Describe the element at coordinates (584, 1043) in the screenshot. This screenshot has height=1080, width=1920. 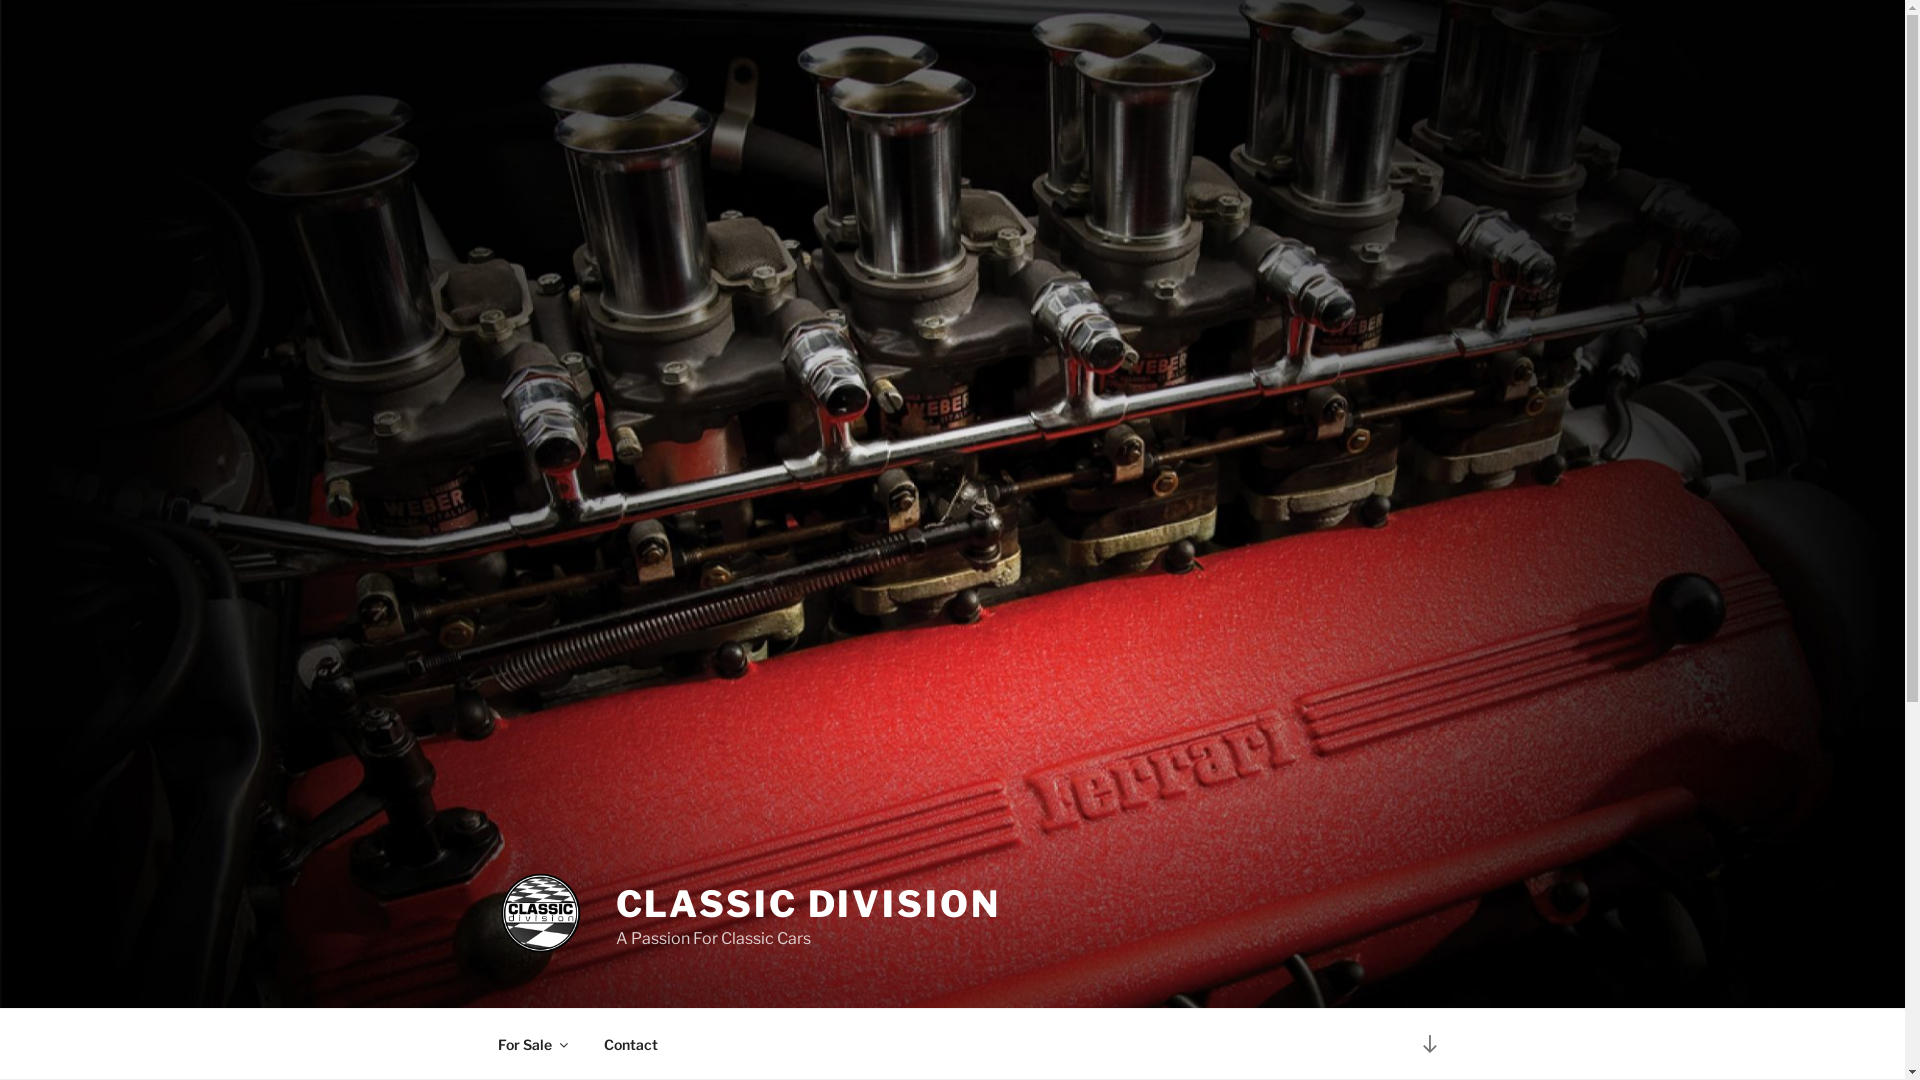
I see `'Contact'` at that location.